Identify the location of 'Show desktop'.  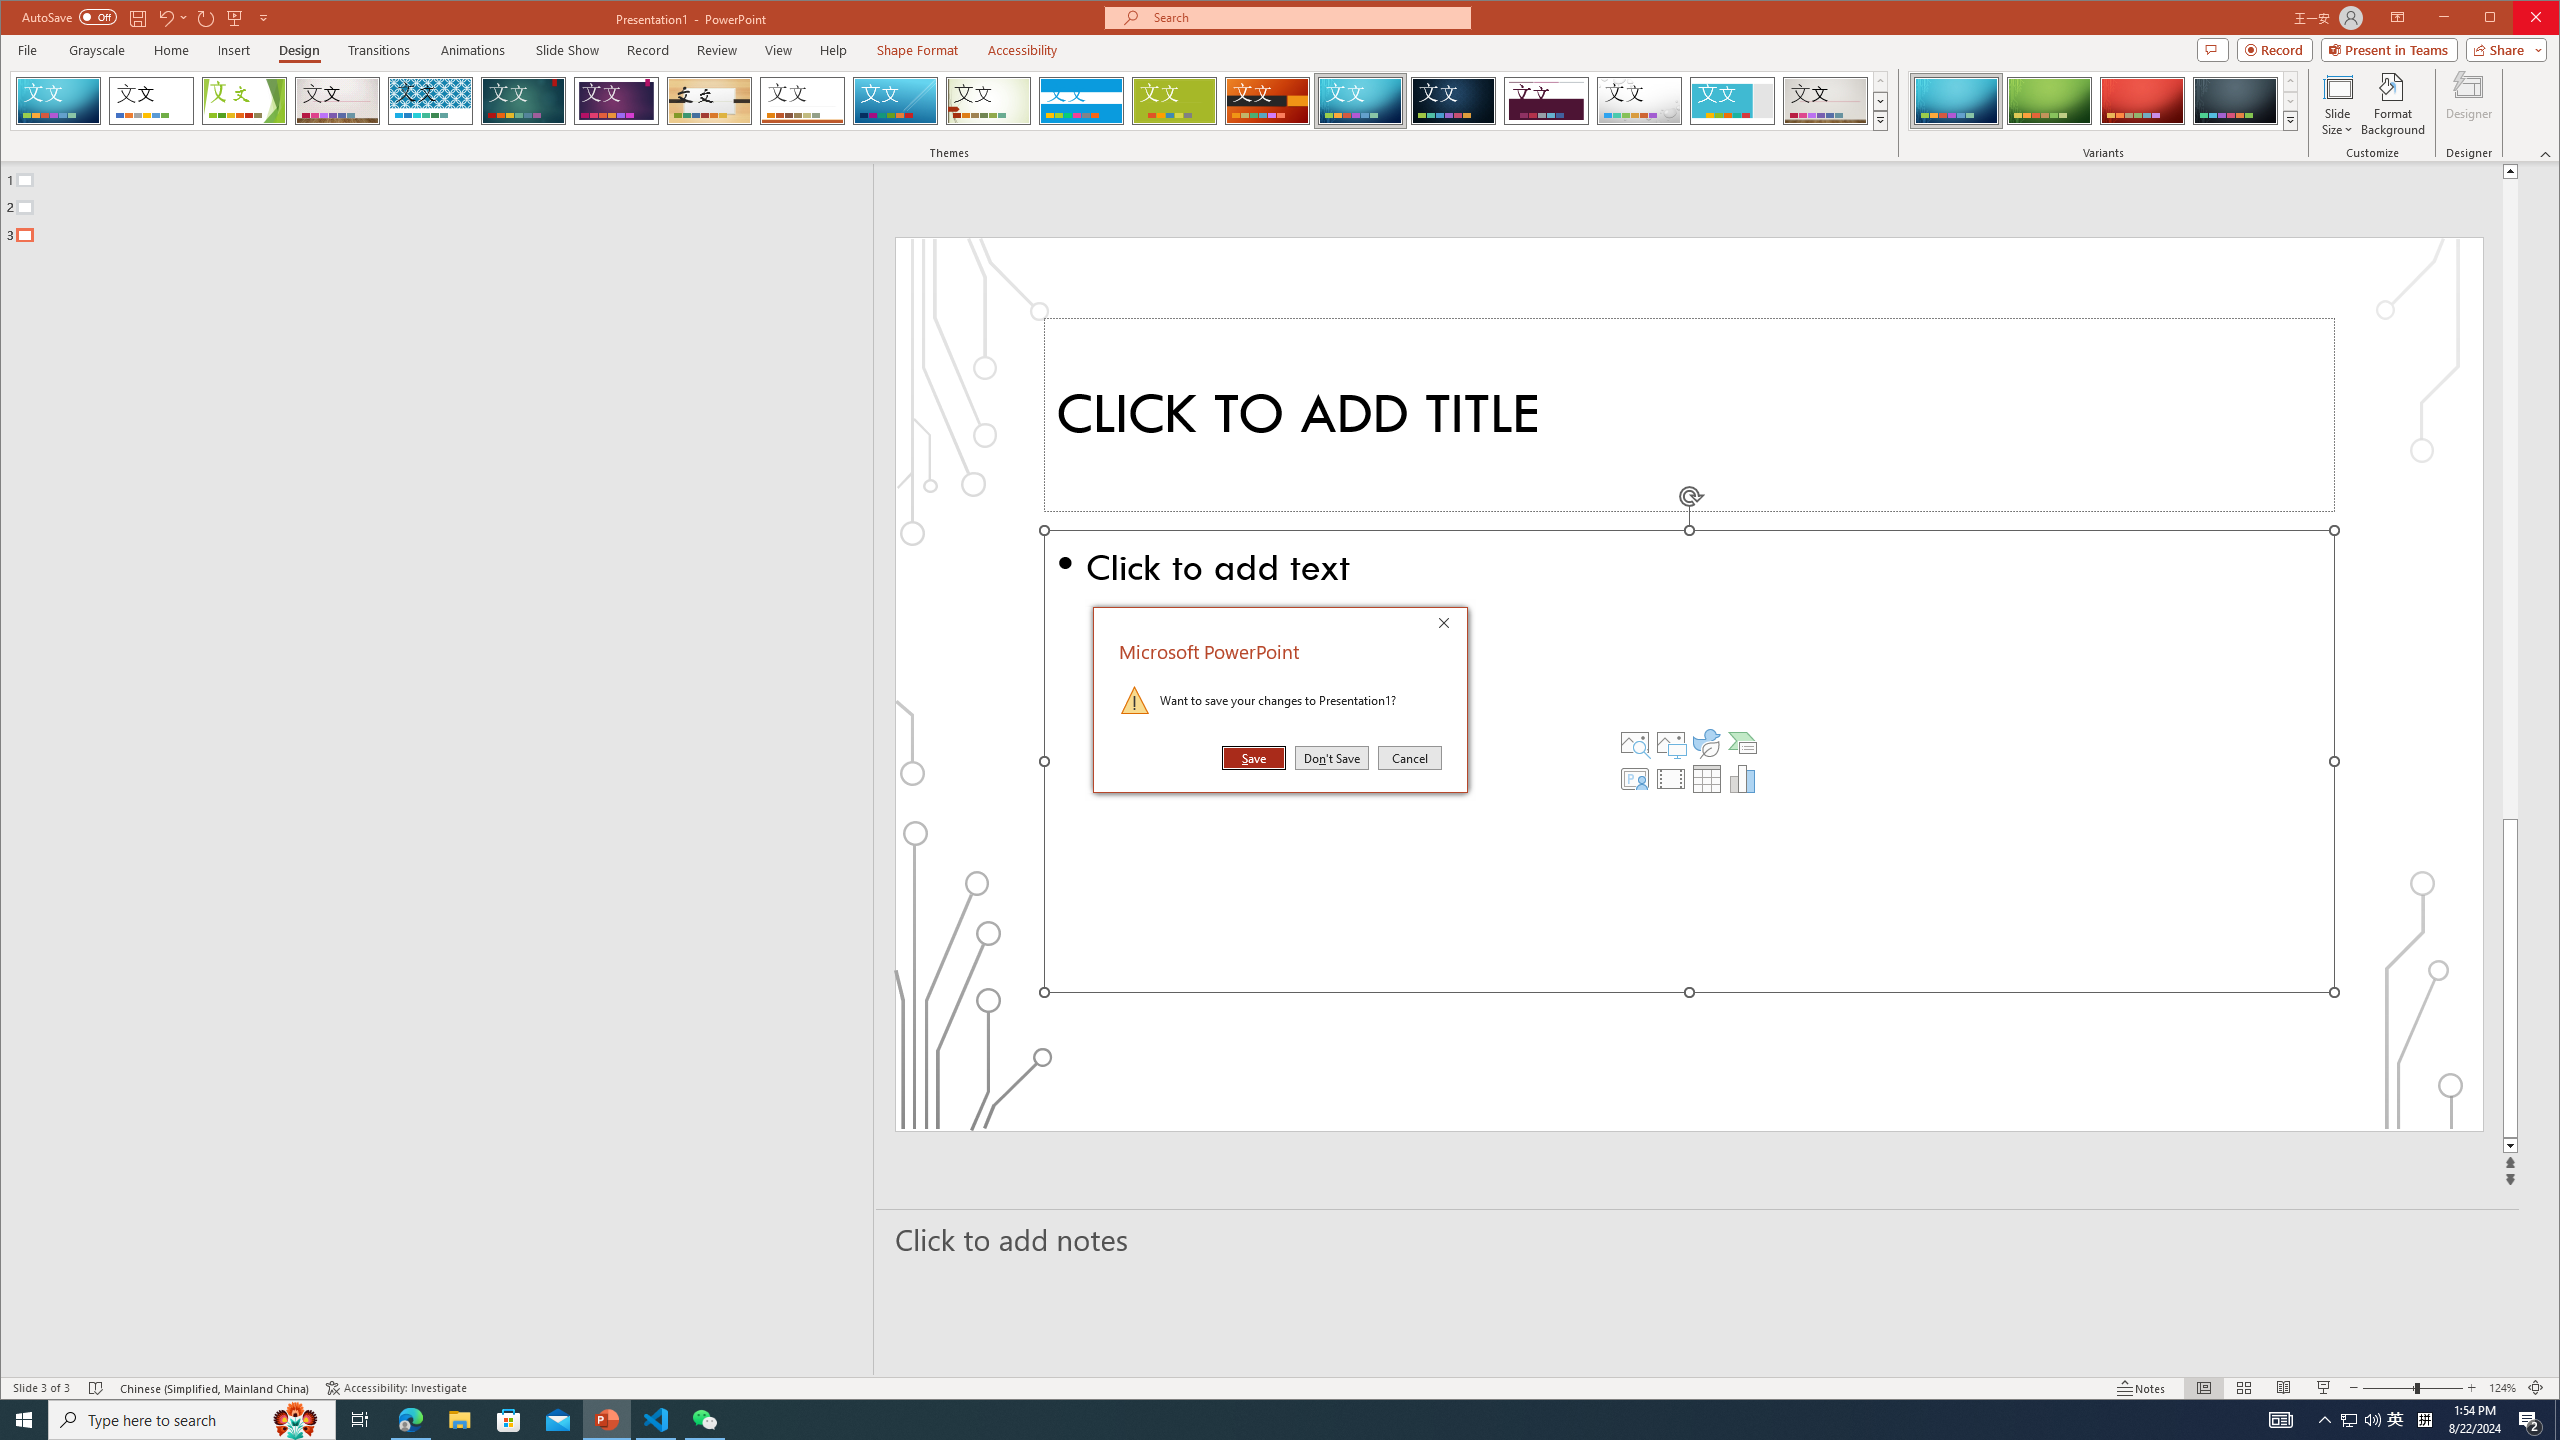
(2556, 1418).